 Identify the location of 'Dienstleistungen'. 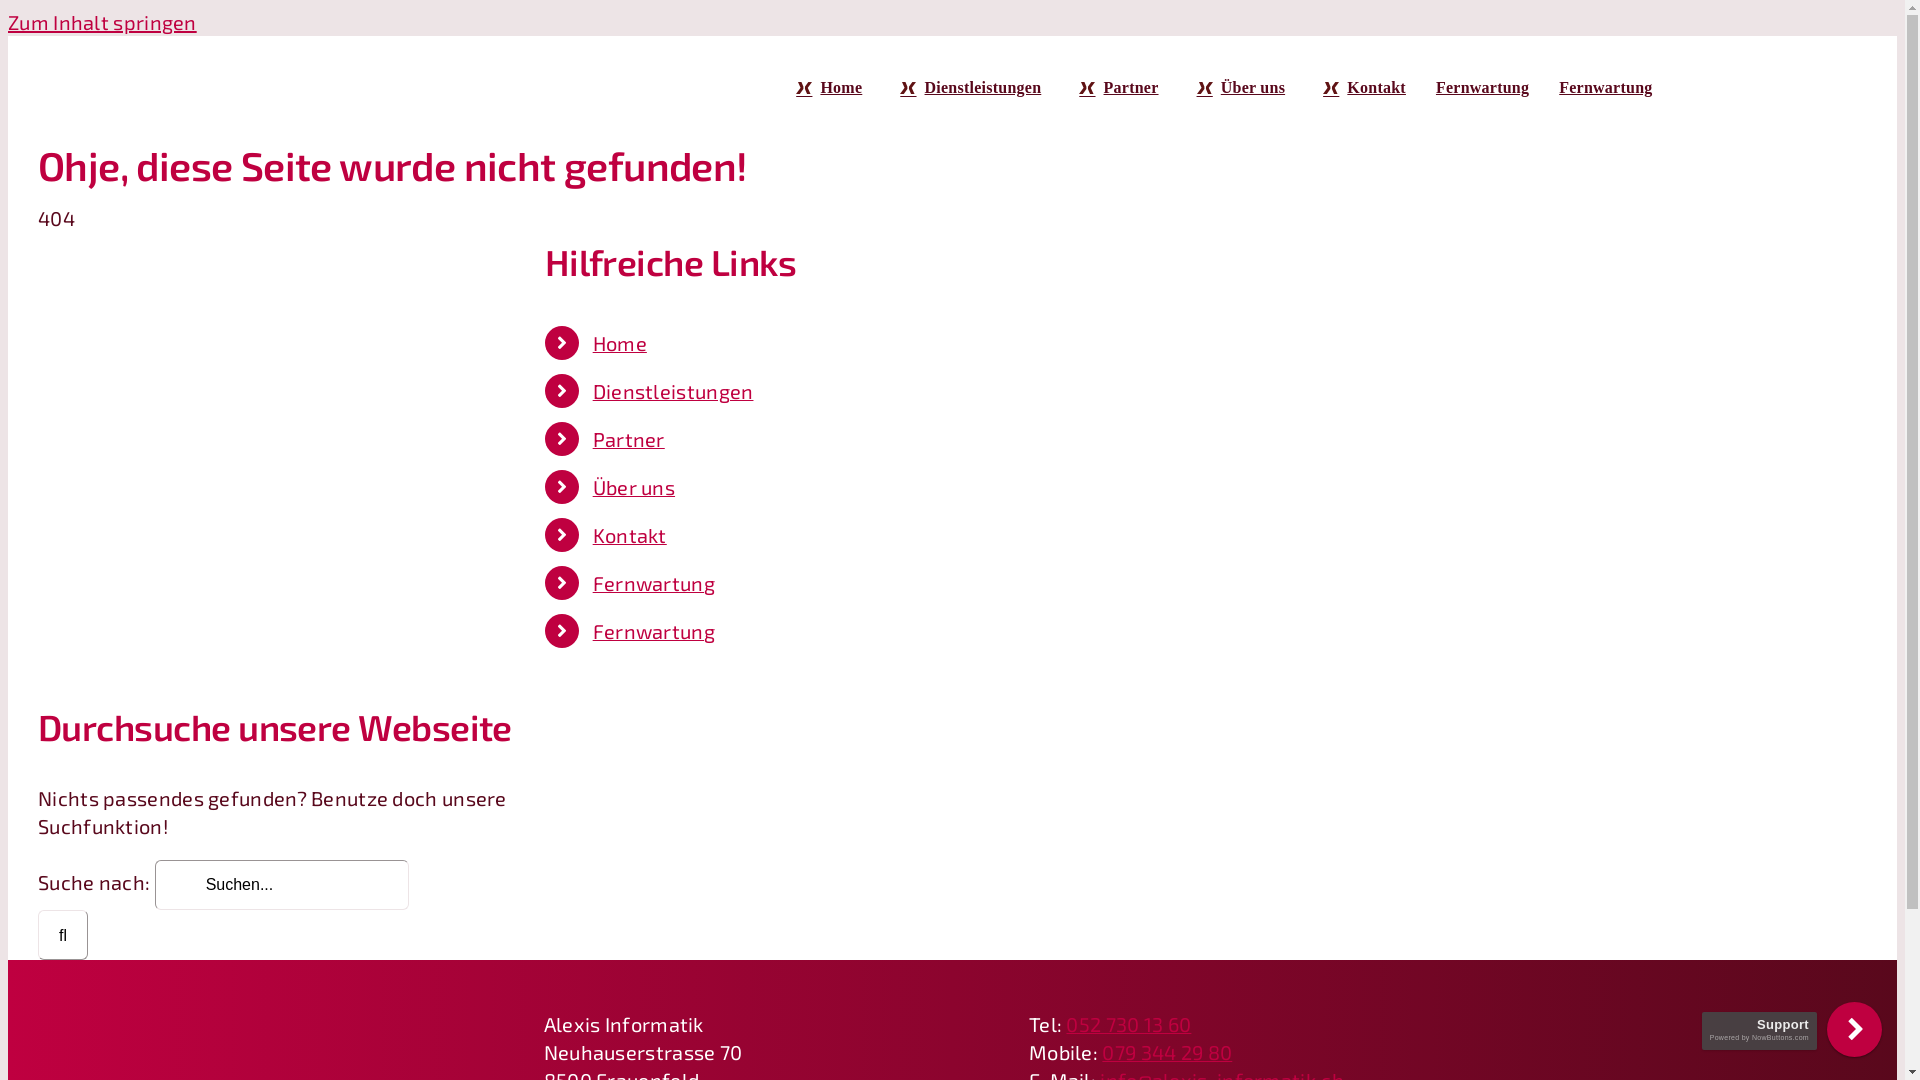
(966, 87).